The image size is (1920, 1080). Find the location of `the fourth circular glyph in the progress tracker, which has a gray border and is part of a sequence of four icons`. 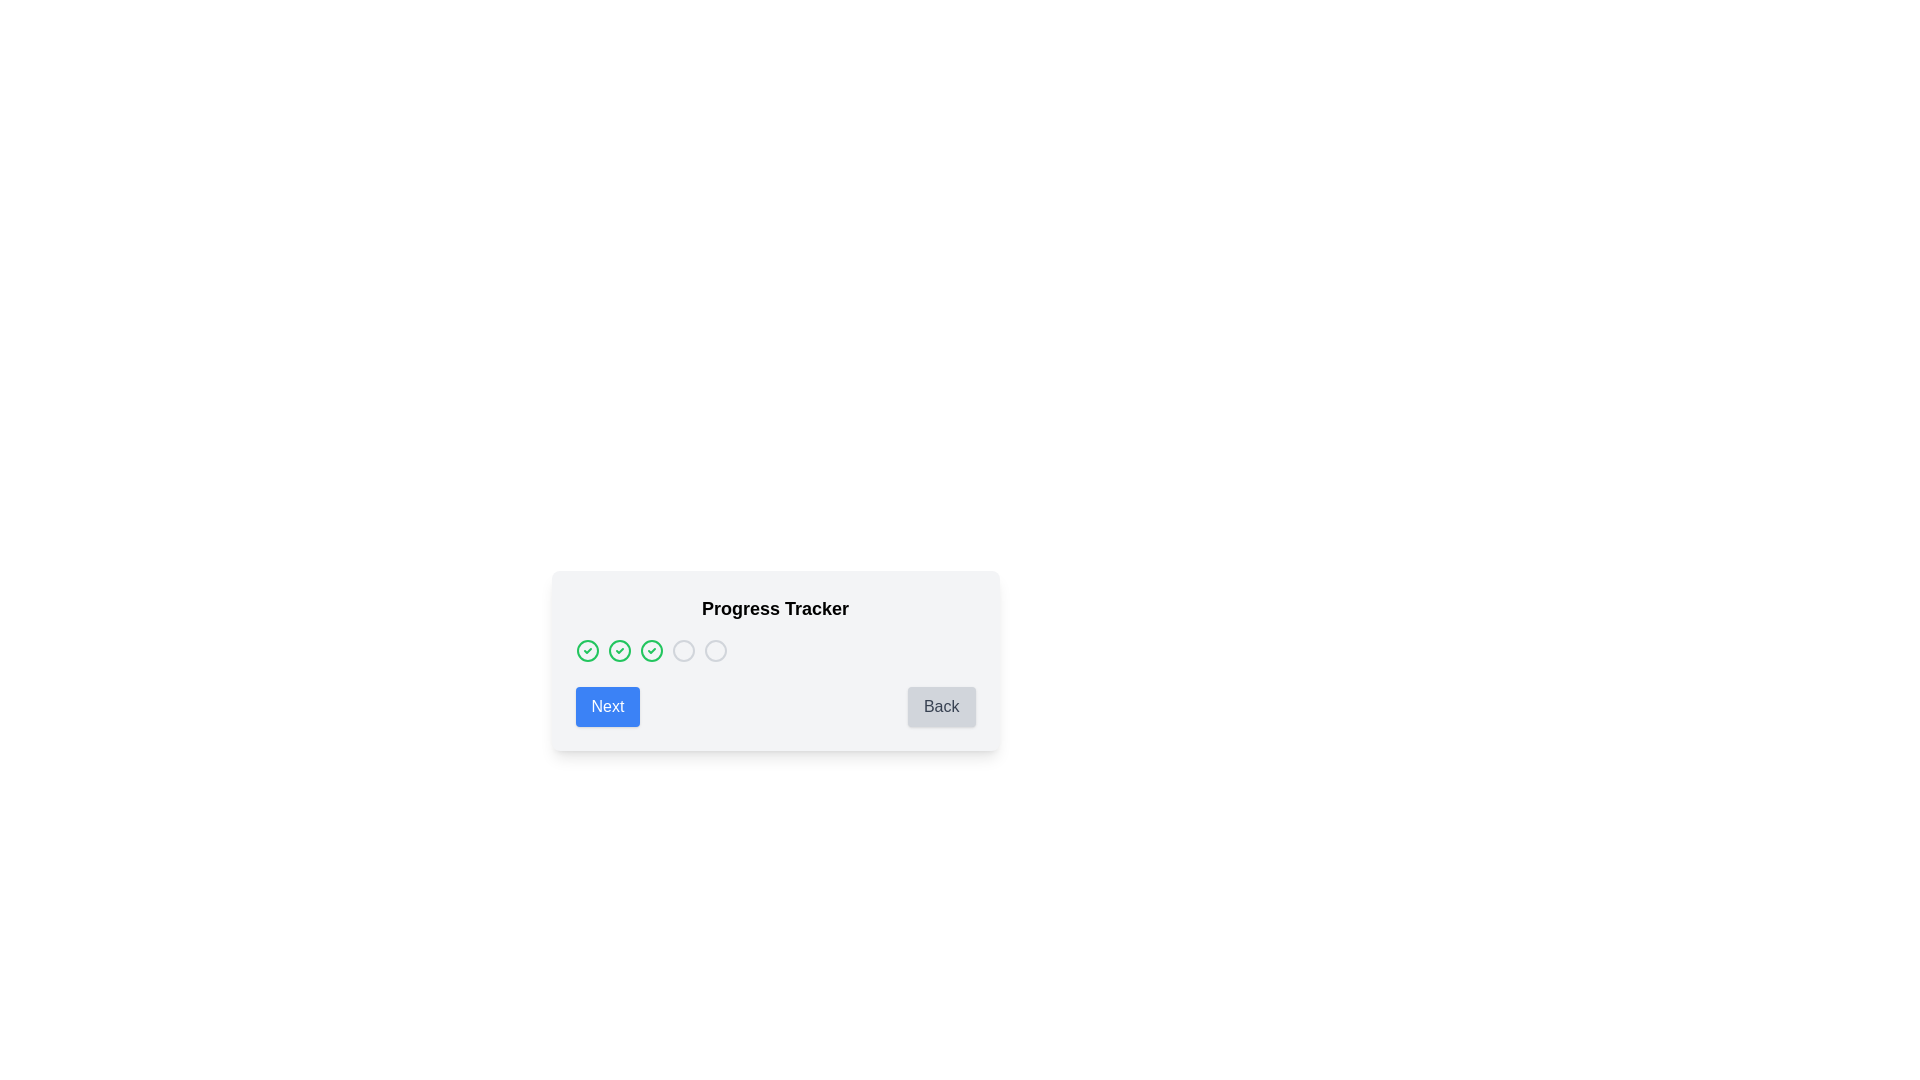

the fourth circular glyph in the progress tracker, which has a gray border and is part of a sequence of four icons is located at coordinates (683, 651).